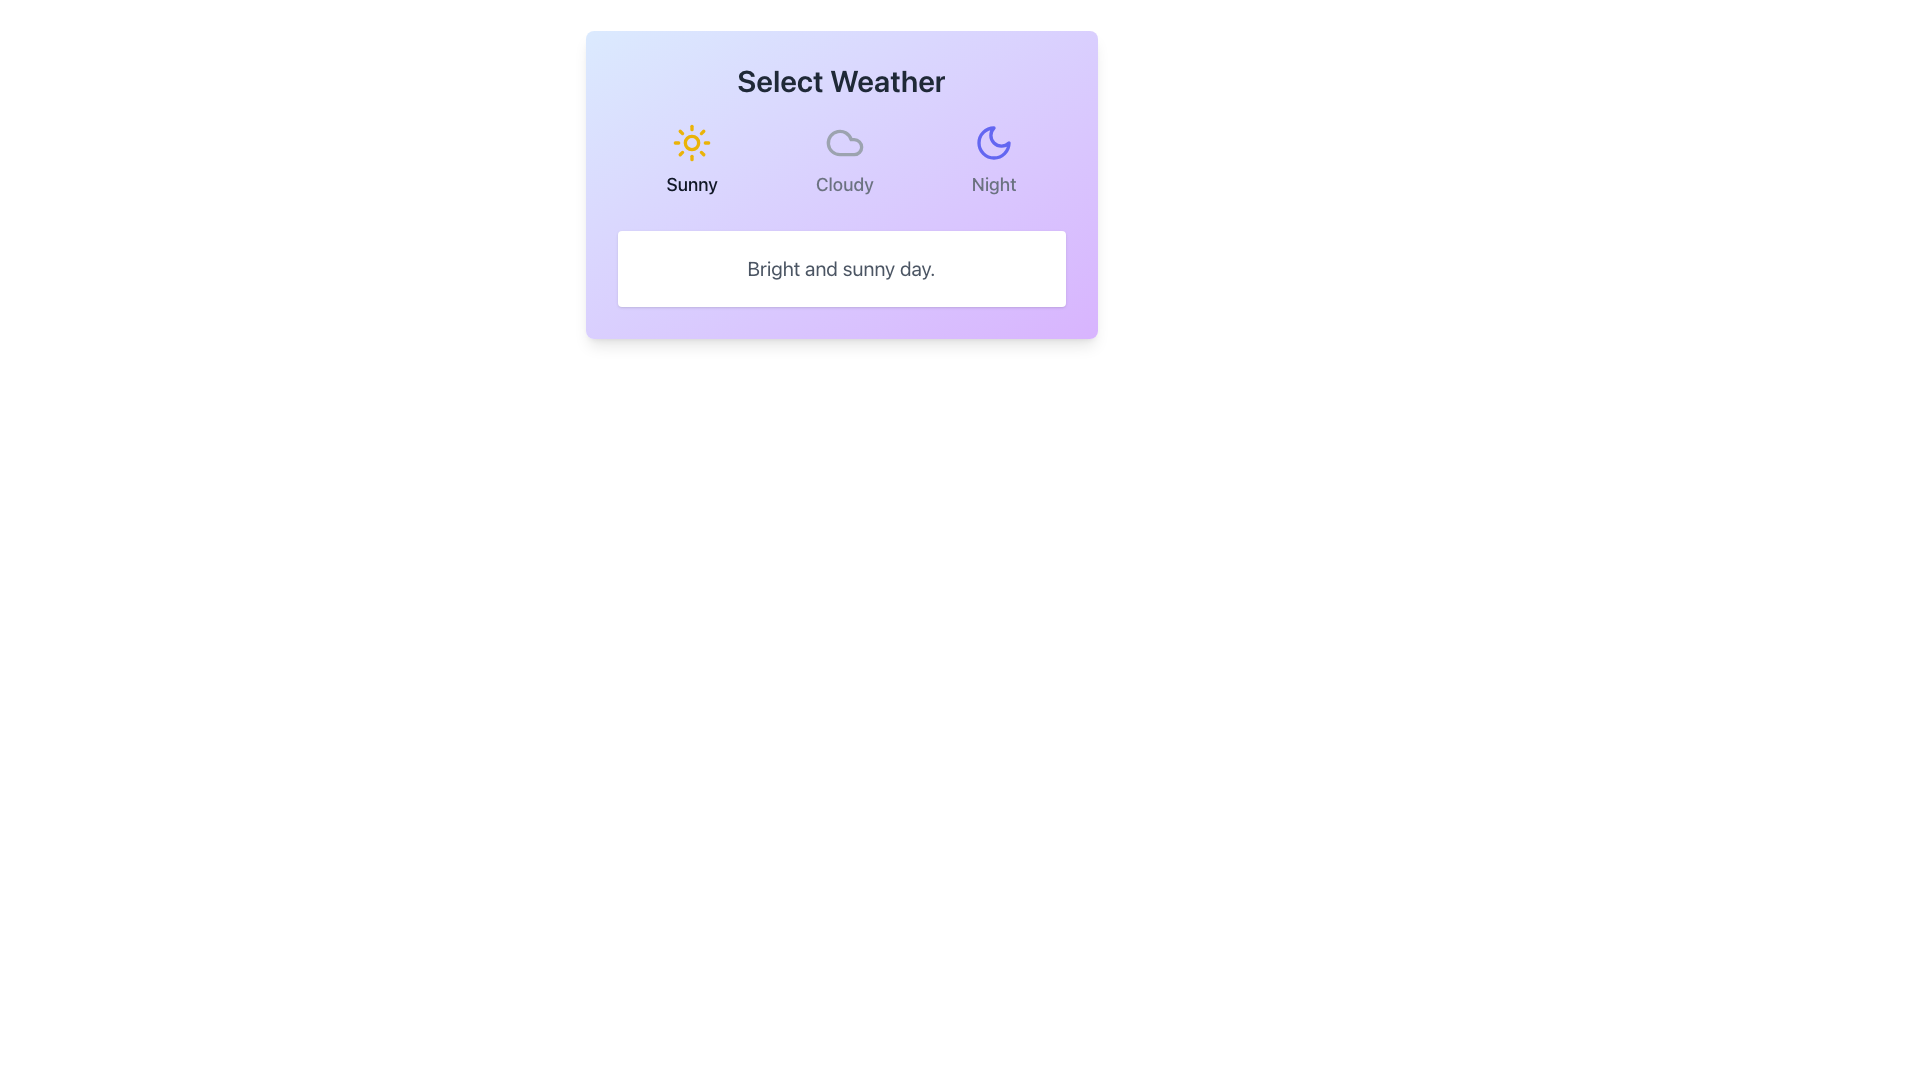 This screenshot has height=1080, width=1920. What do you see at coordinates (692, 160) in the screenshot?
I see `the 'Sunny' weather selection button` at bounding box center [692, 160].